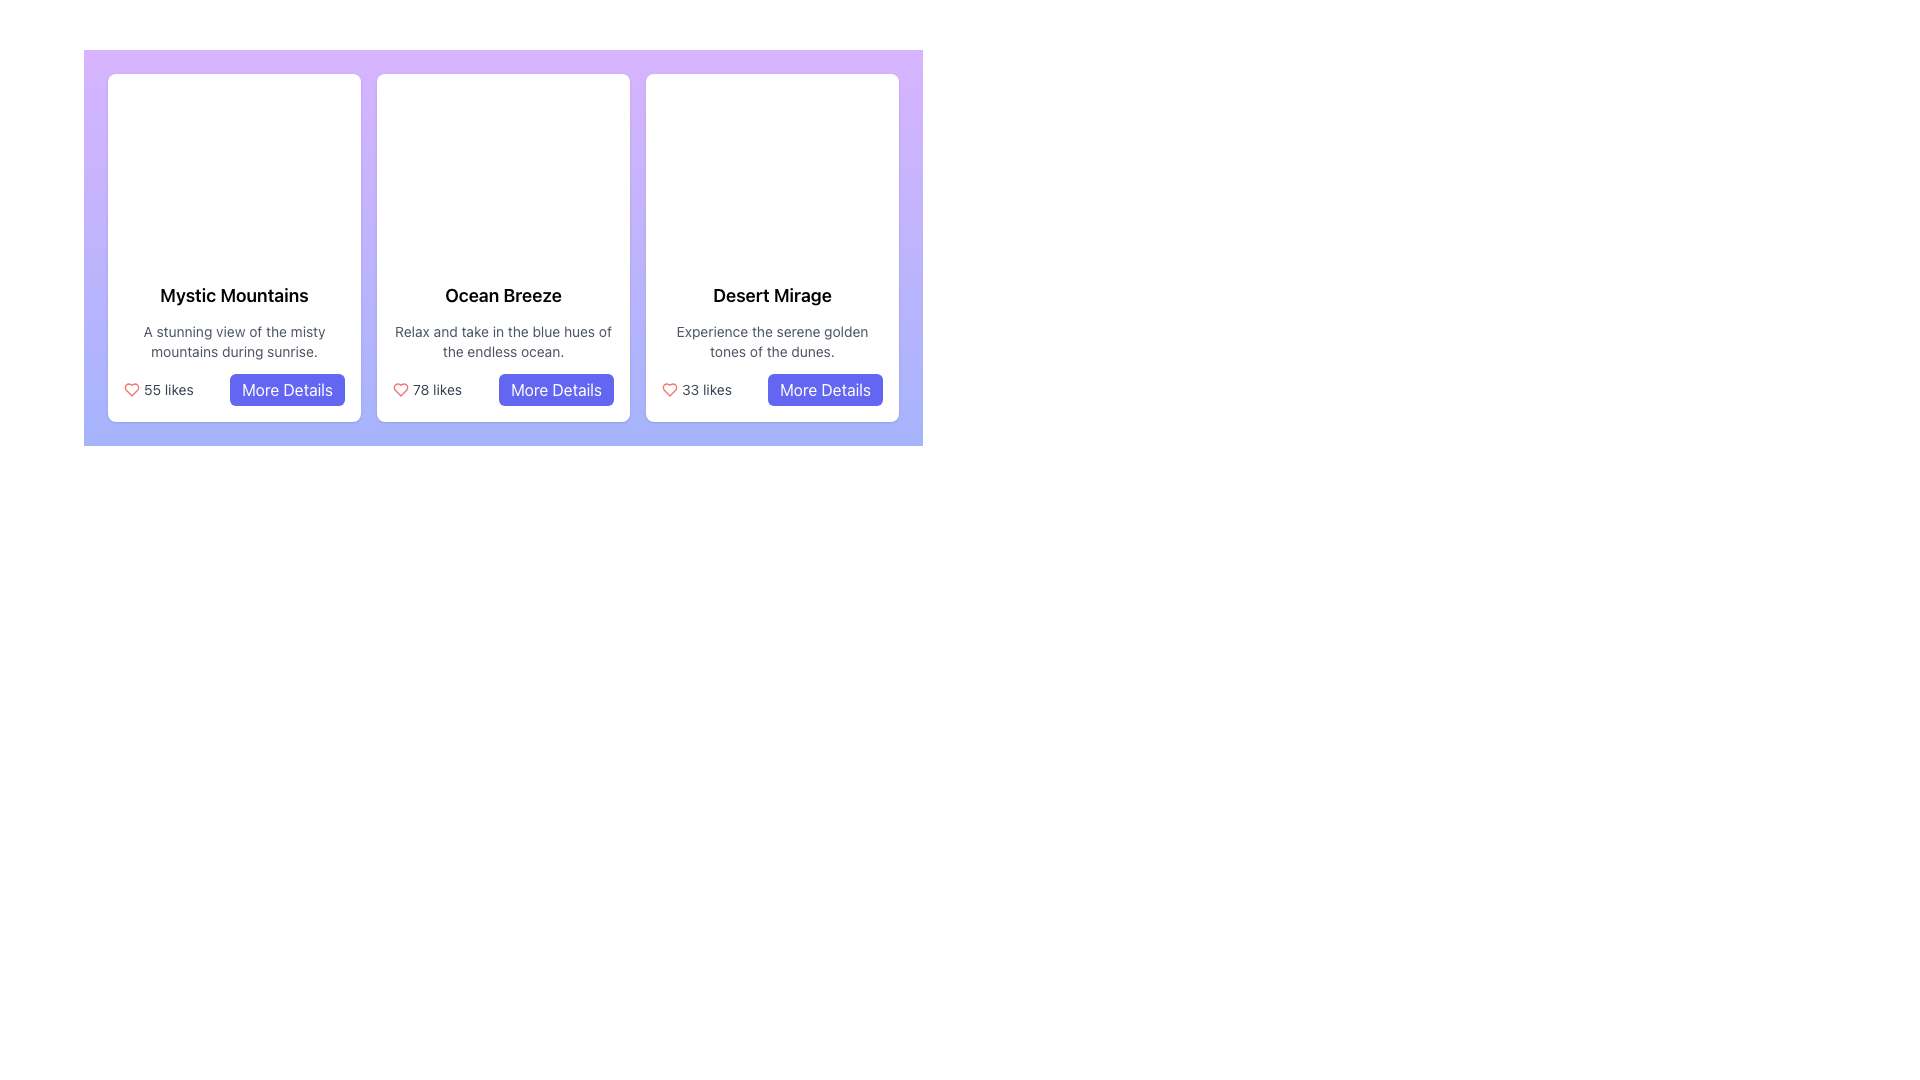  I want to click on the red heart icon representing a 'like' marker located in the 'Mystic Mountains' card, positioned above the '55 likes' text and to the left of the 'More Details' button, so click(131, 389).